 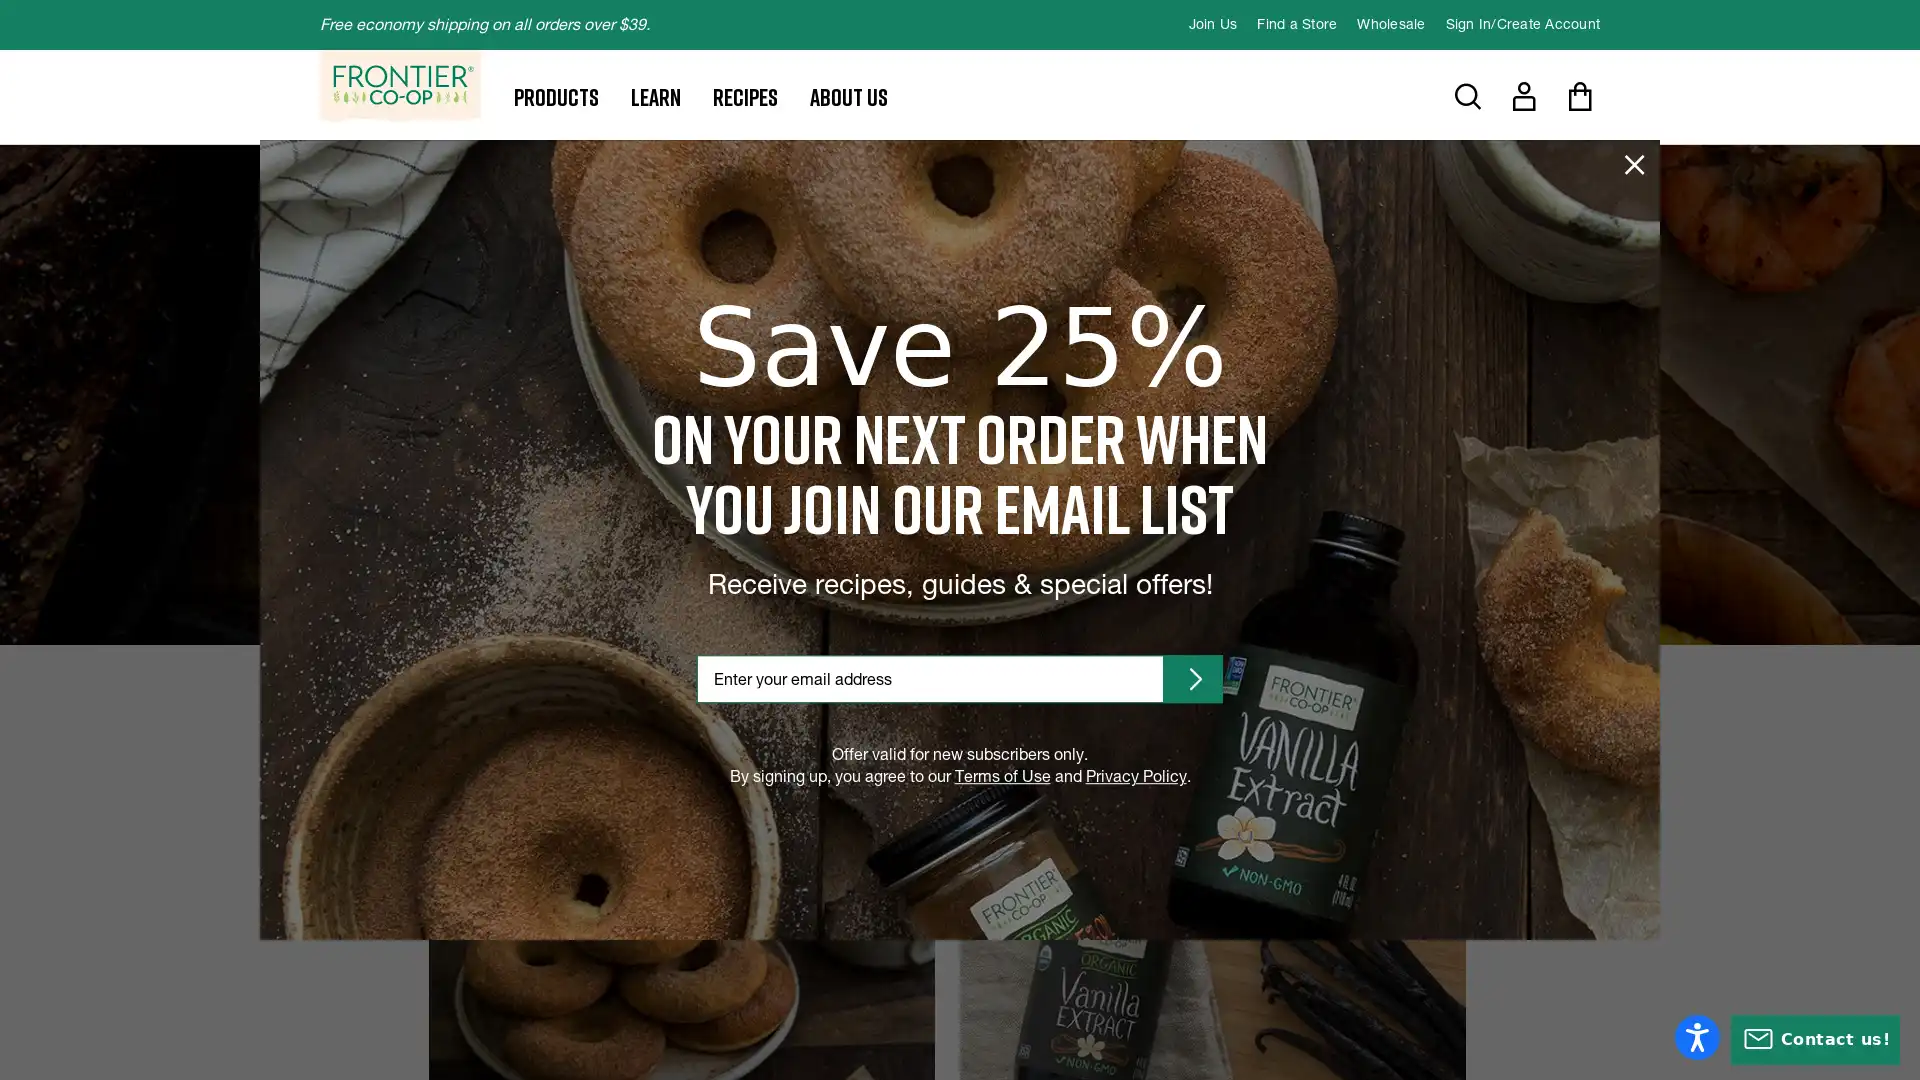 What do you see at coordinates (1696, 1036) in the screenshot?
I see `Open accessibility options, statement and help` at bounding box center [1696, 1036].